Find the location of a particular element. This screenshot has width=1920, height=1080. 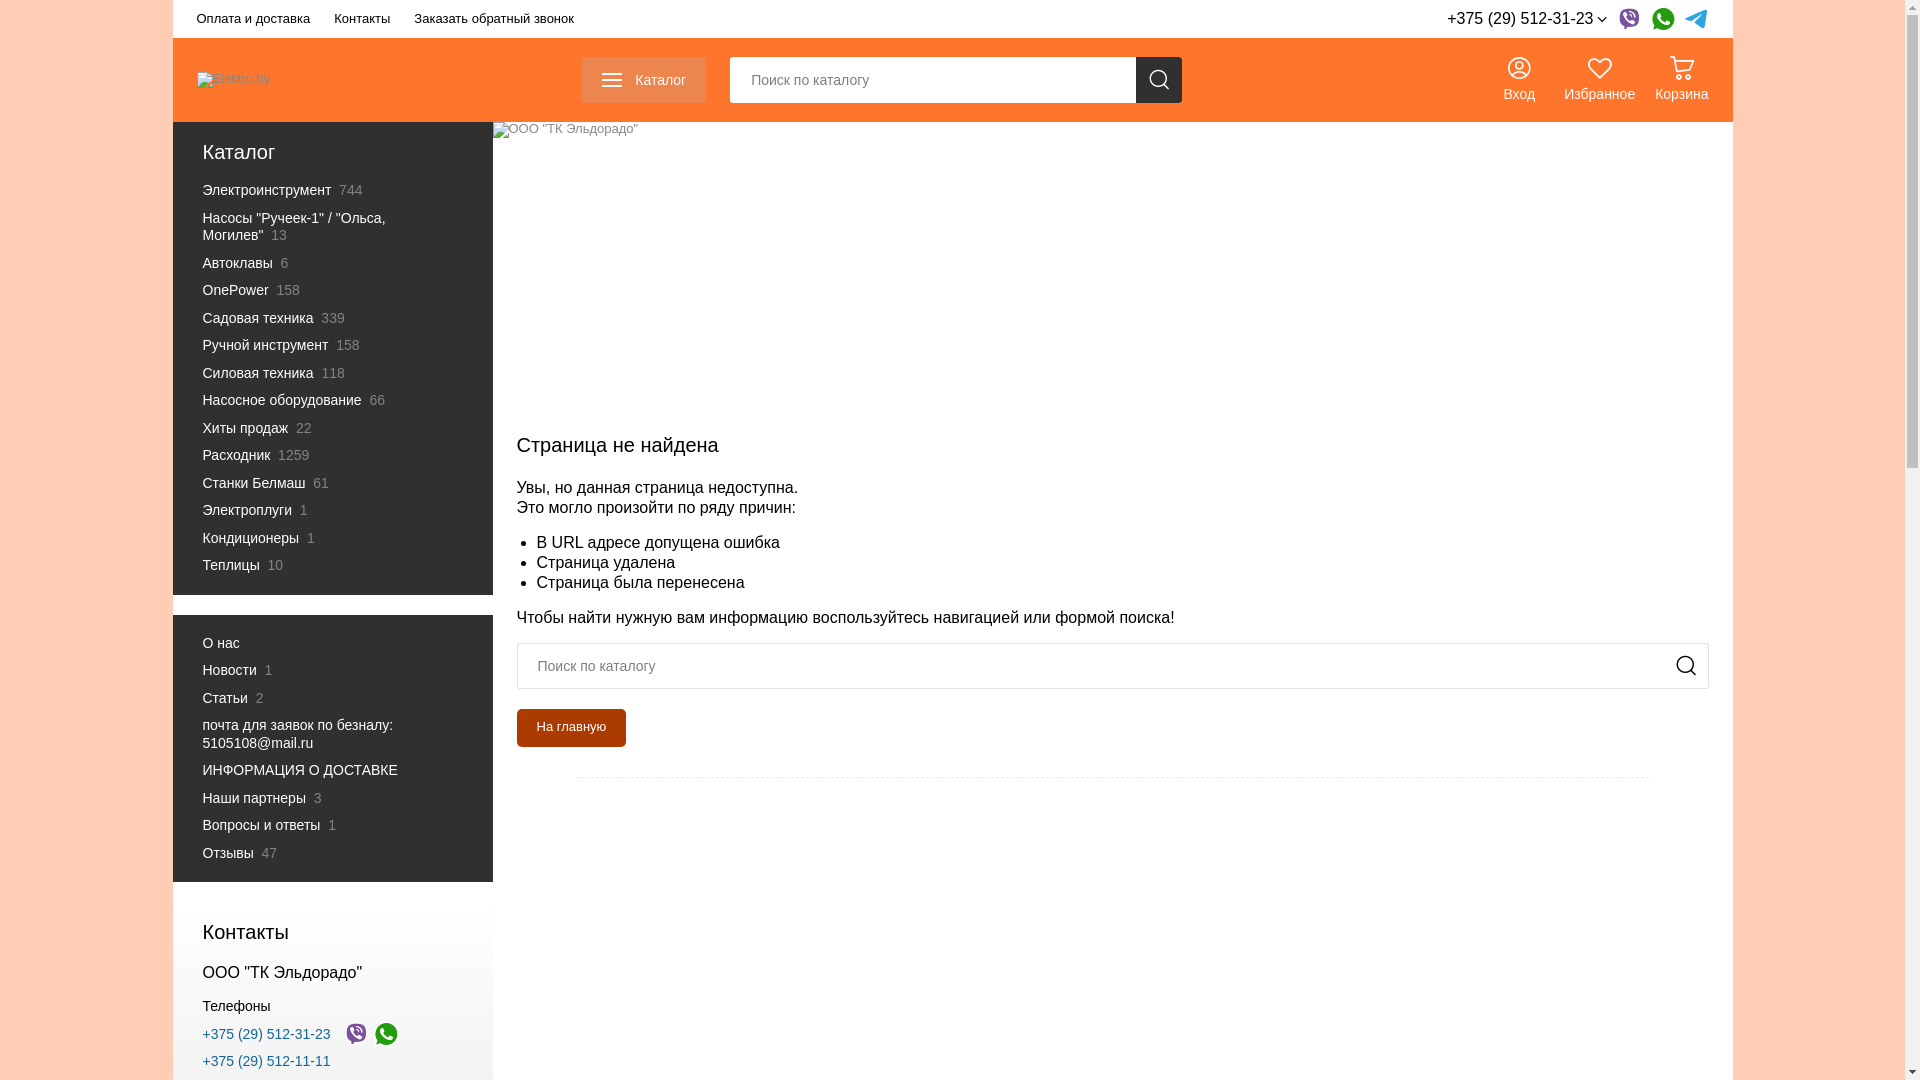

'Viber' is located at coordinates (1627, 19).